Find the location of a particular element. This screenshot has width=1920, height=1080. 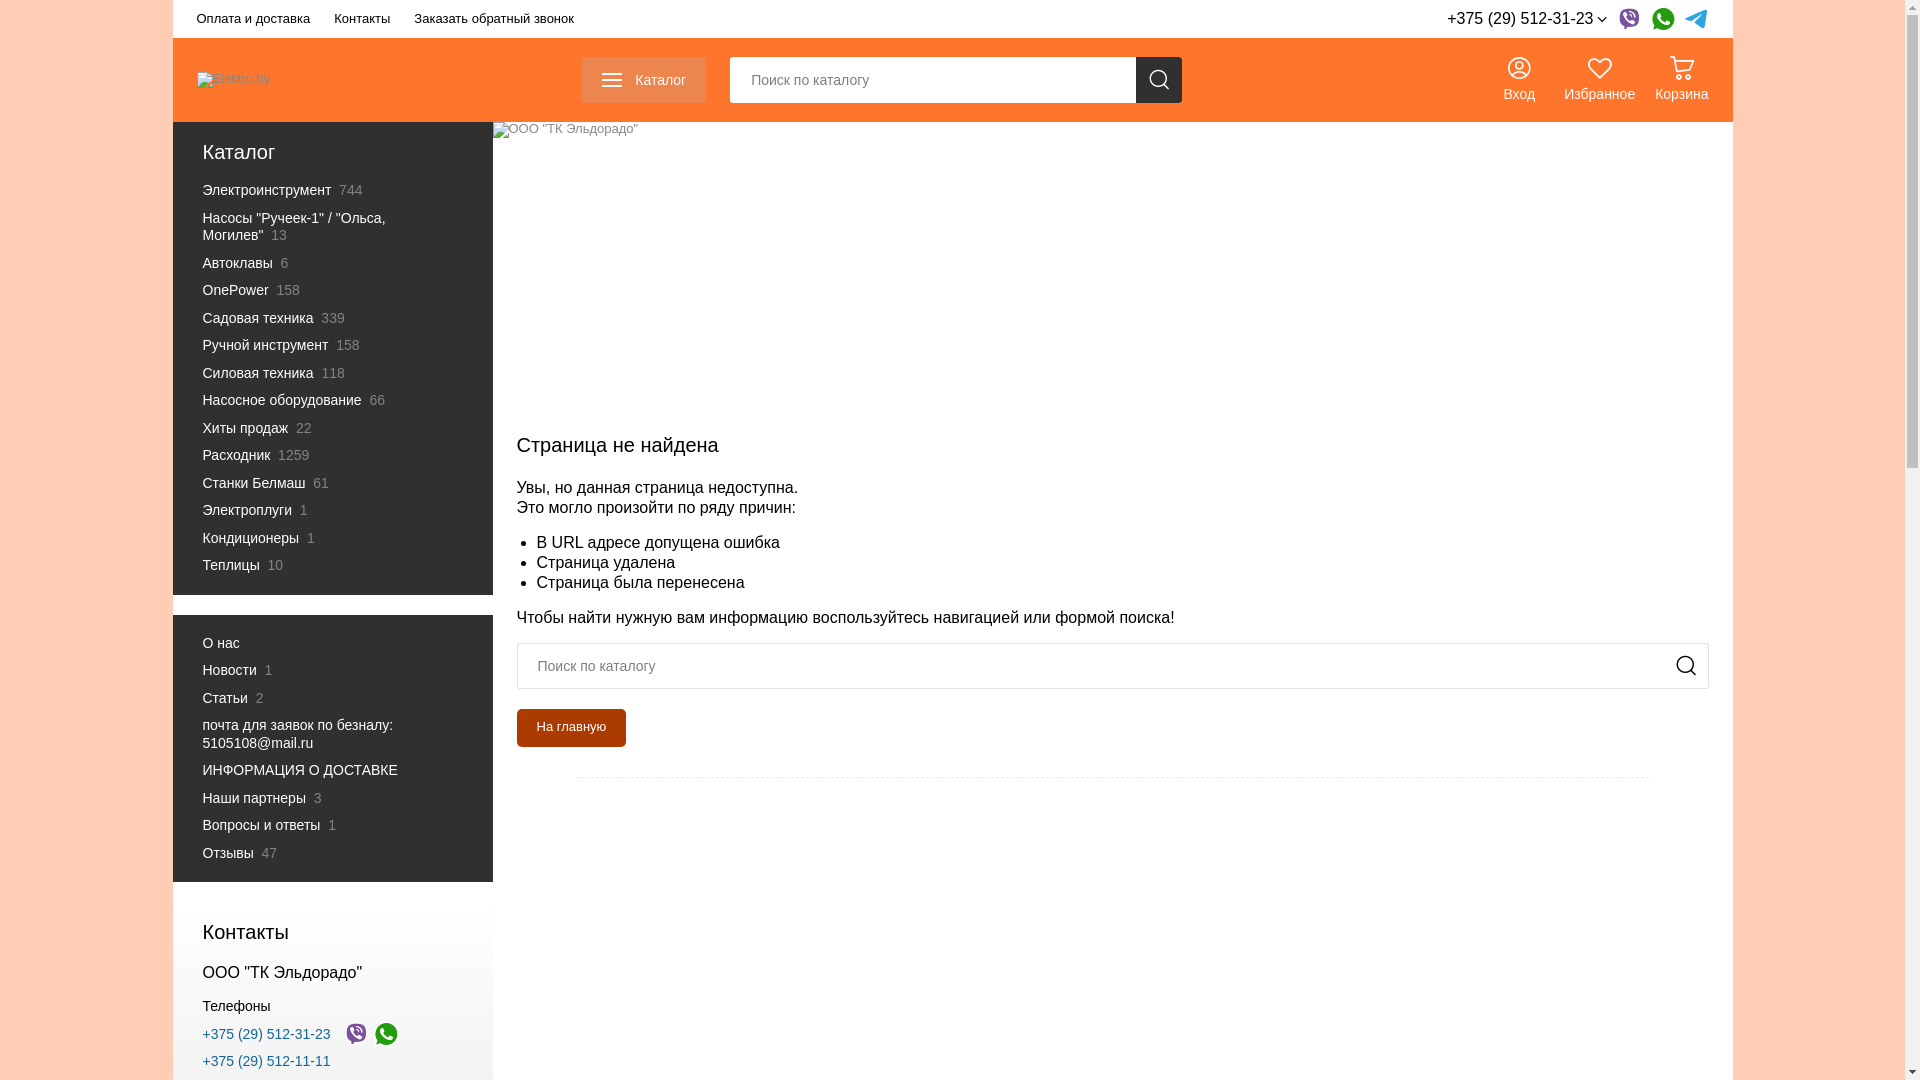

'Viber' is located at coordinates (1627, 19).